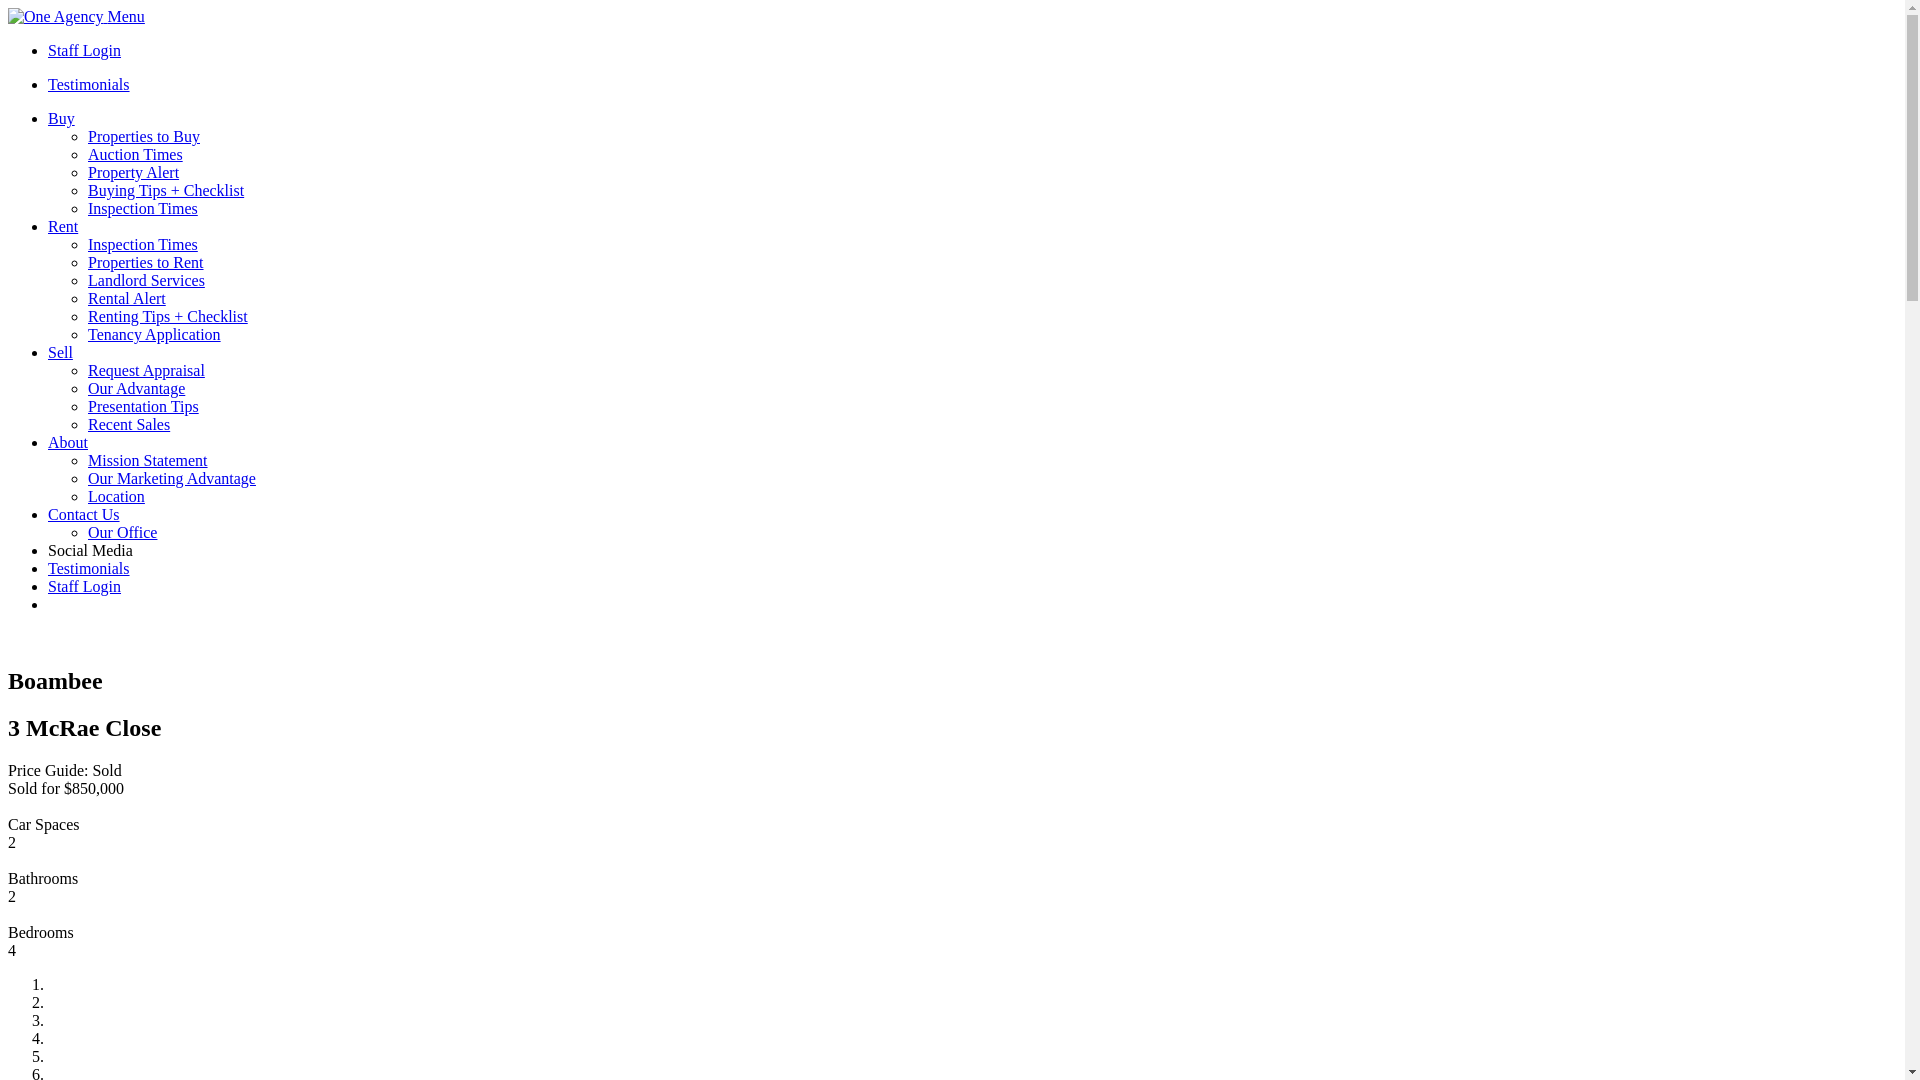  I want to click on 'Landlord Services', so click(145, 280).